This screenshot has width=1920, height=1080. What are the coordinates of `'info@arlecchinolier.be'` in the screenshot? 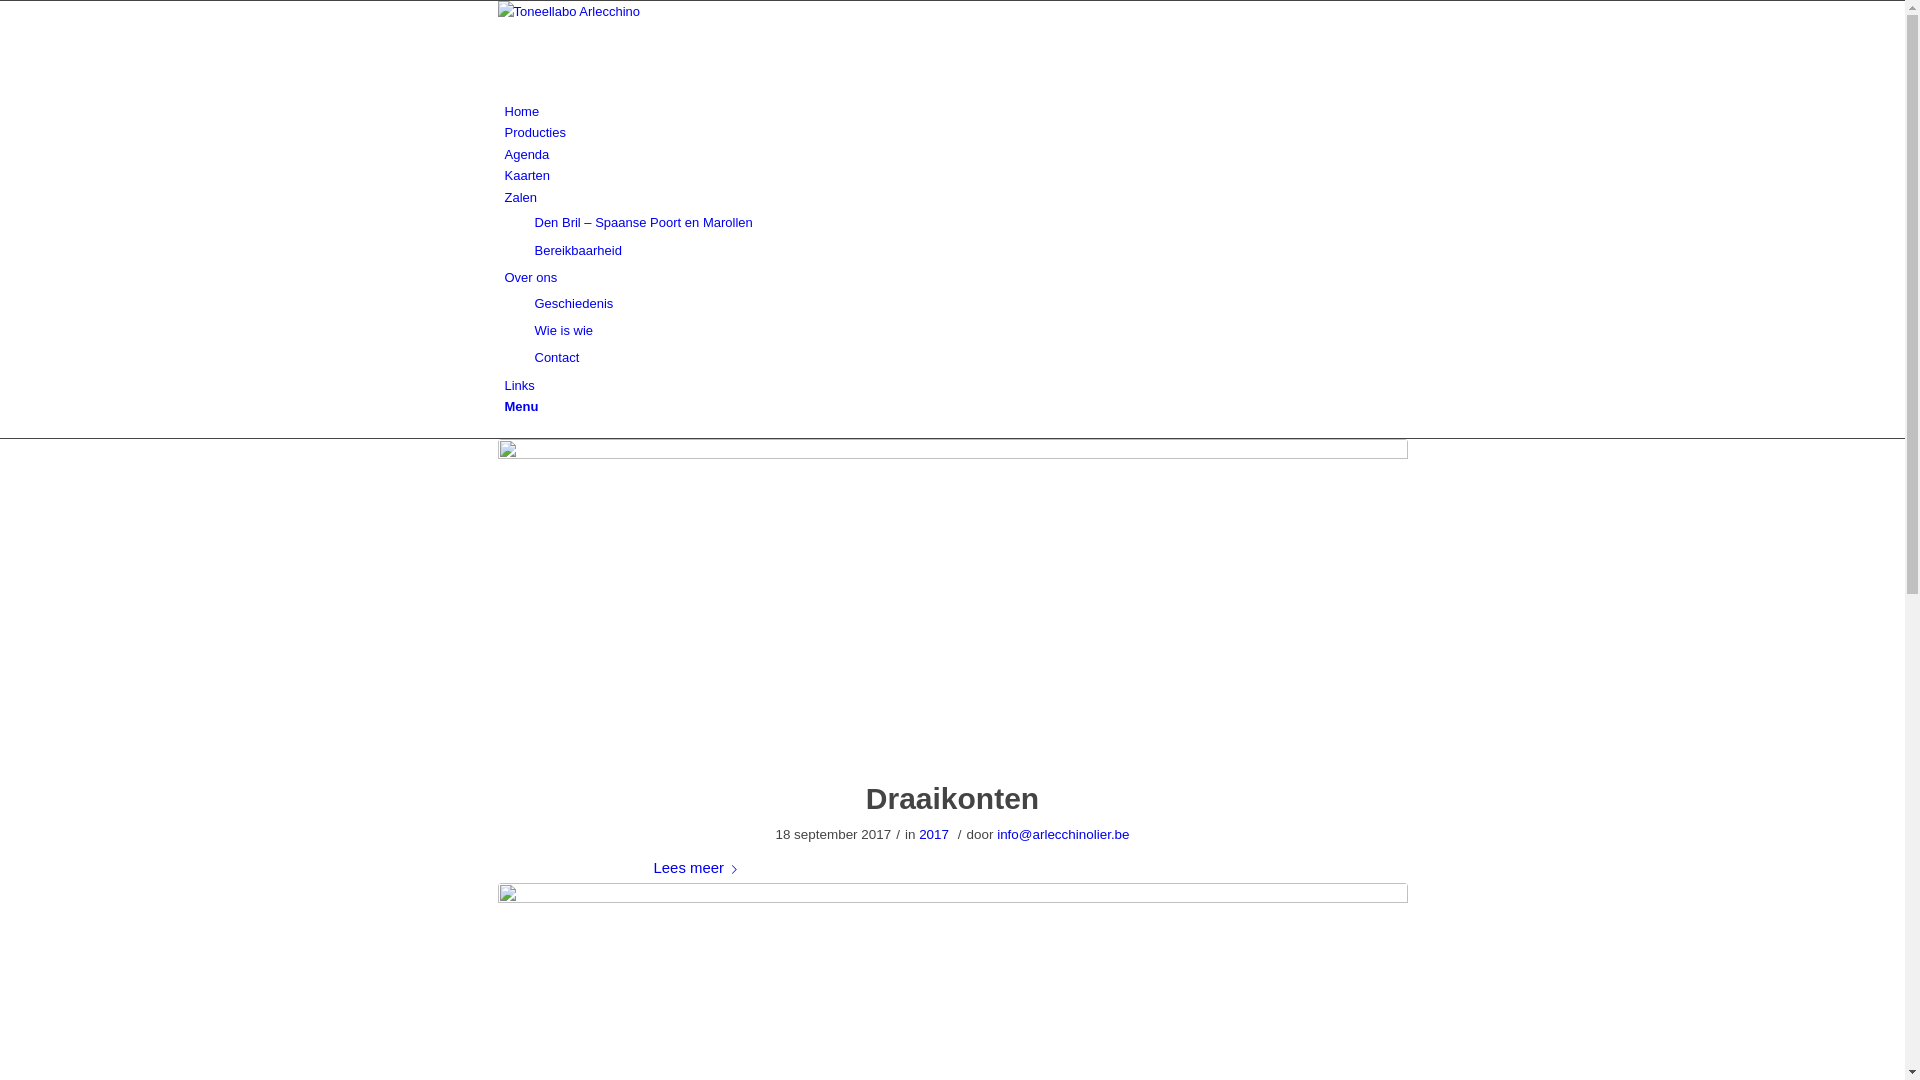 It's located at (1061, 834).